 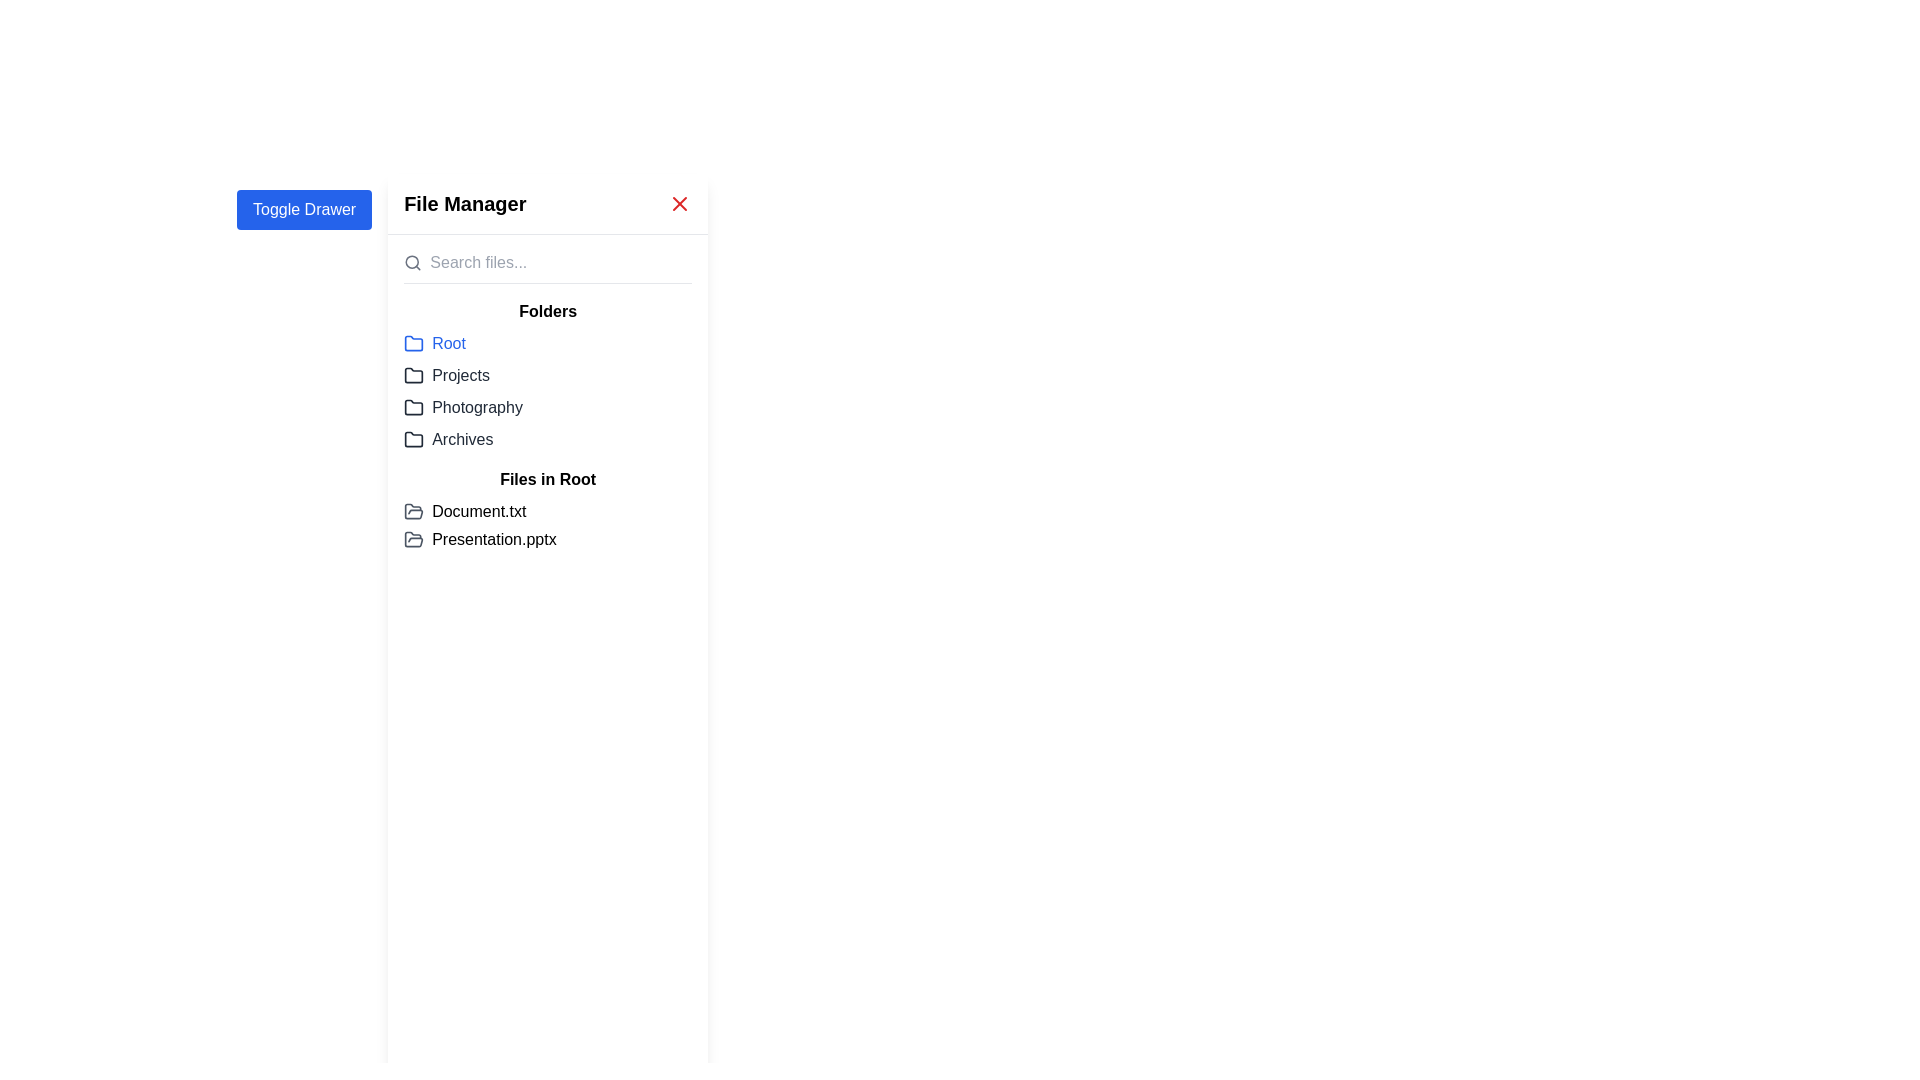 What do you see at coordinates (413, 407) in the screenshot?
I see `to select the folder icon located beside the 'Photography' label in the Folders section of the file manager panel` at bounding box center [413, 407].